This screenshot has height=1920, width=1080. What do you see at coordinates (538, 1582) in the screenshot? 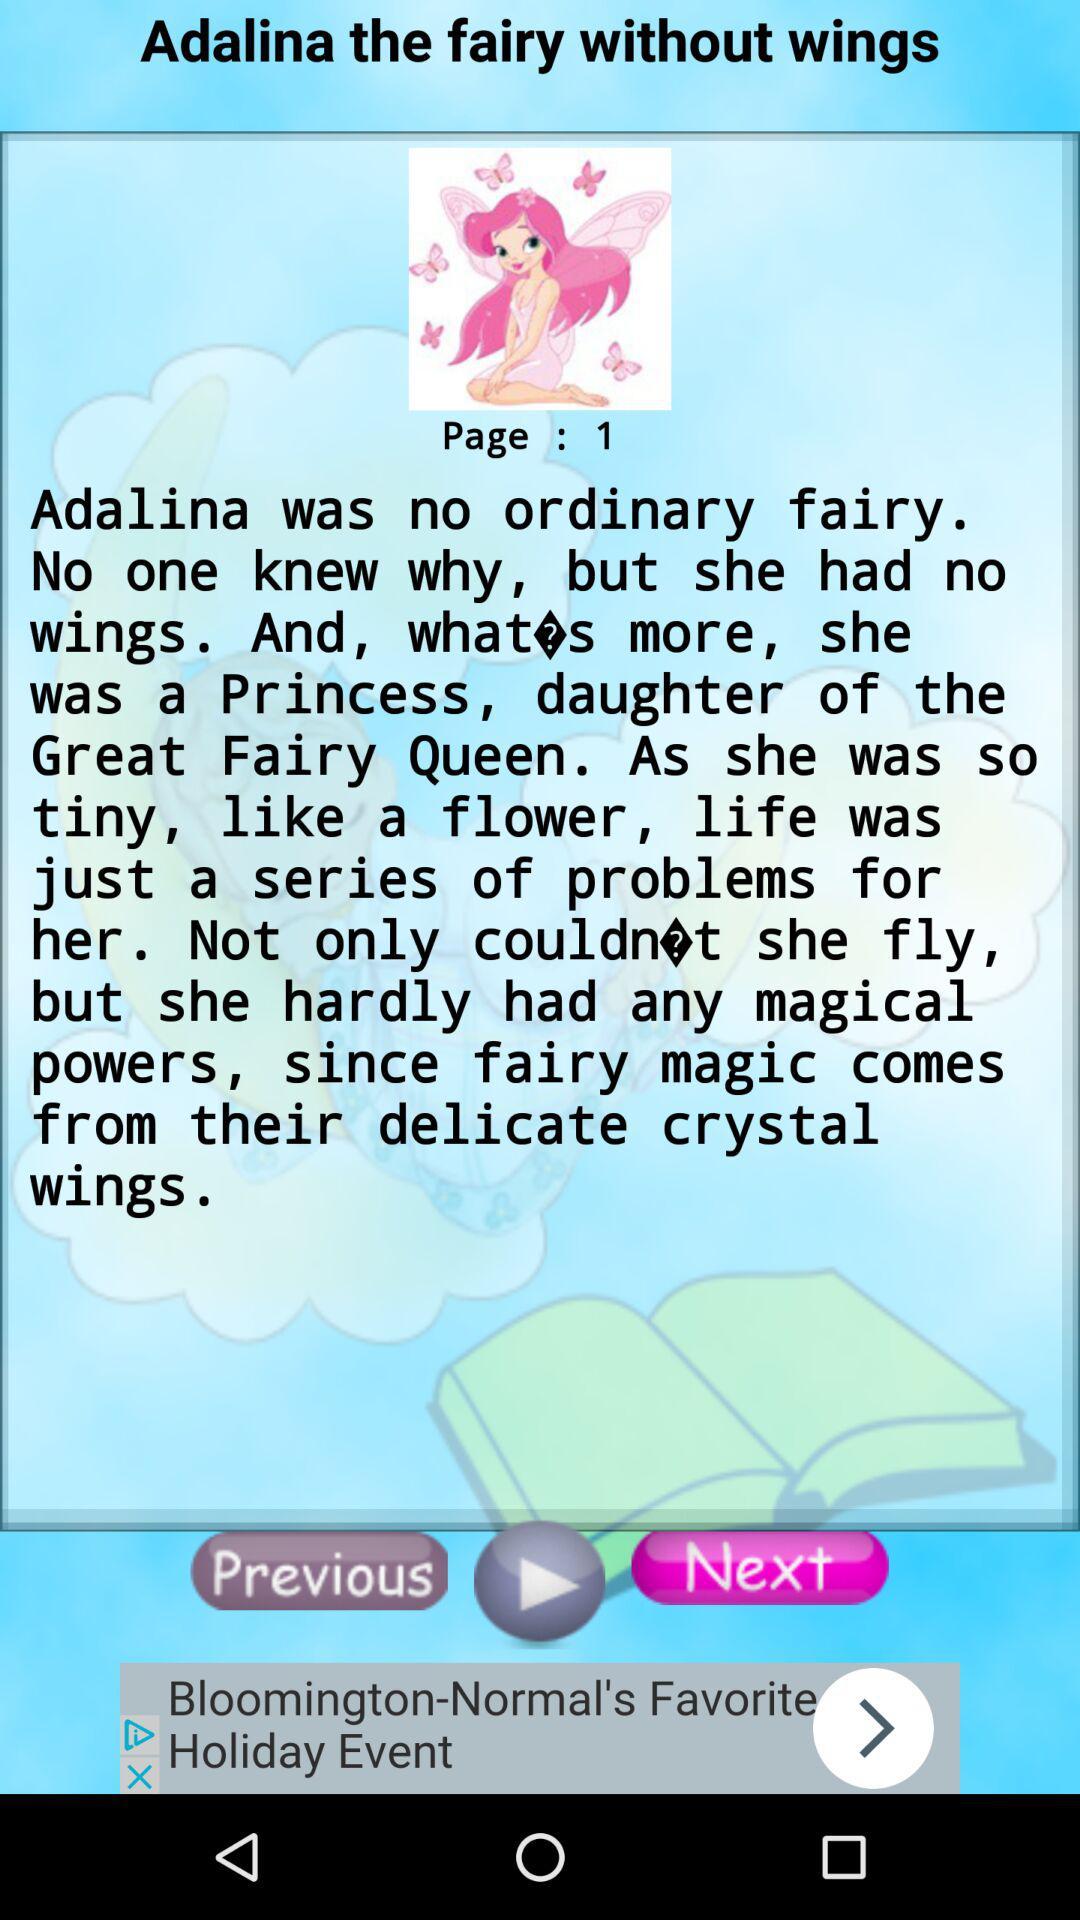
I see `the play icon` at bounding box center [538, 1582].